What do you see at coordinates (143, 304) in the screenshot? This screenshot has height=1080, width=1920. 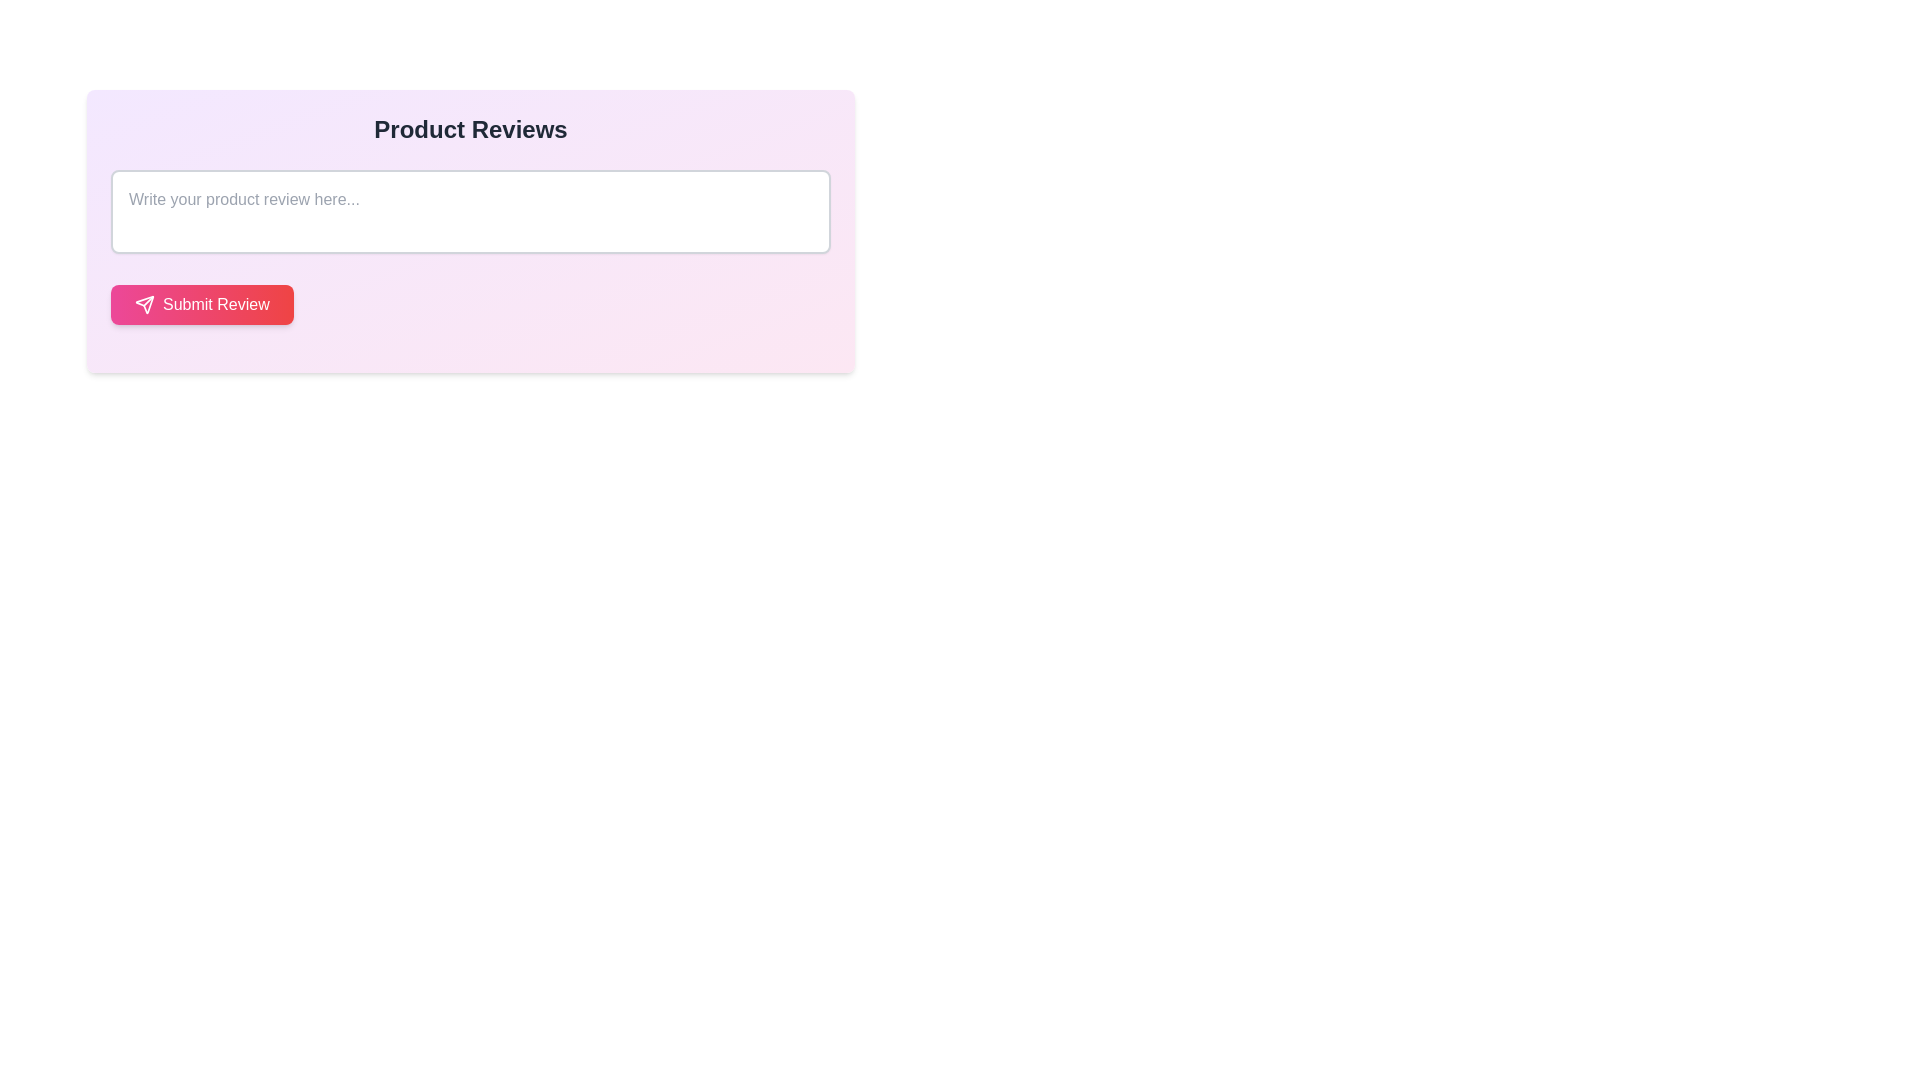 I see `the visual indicator icon associated with the 'Submit Review' button located below the review input field` at bounding box center [143, 304].